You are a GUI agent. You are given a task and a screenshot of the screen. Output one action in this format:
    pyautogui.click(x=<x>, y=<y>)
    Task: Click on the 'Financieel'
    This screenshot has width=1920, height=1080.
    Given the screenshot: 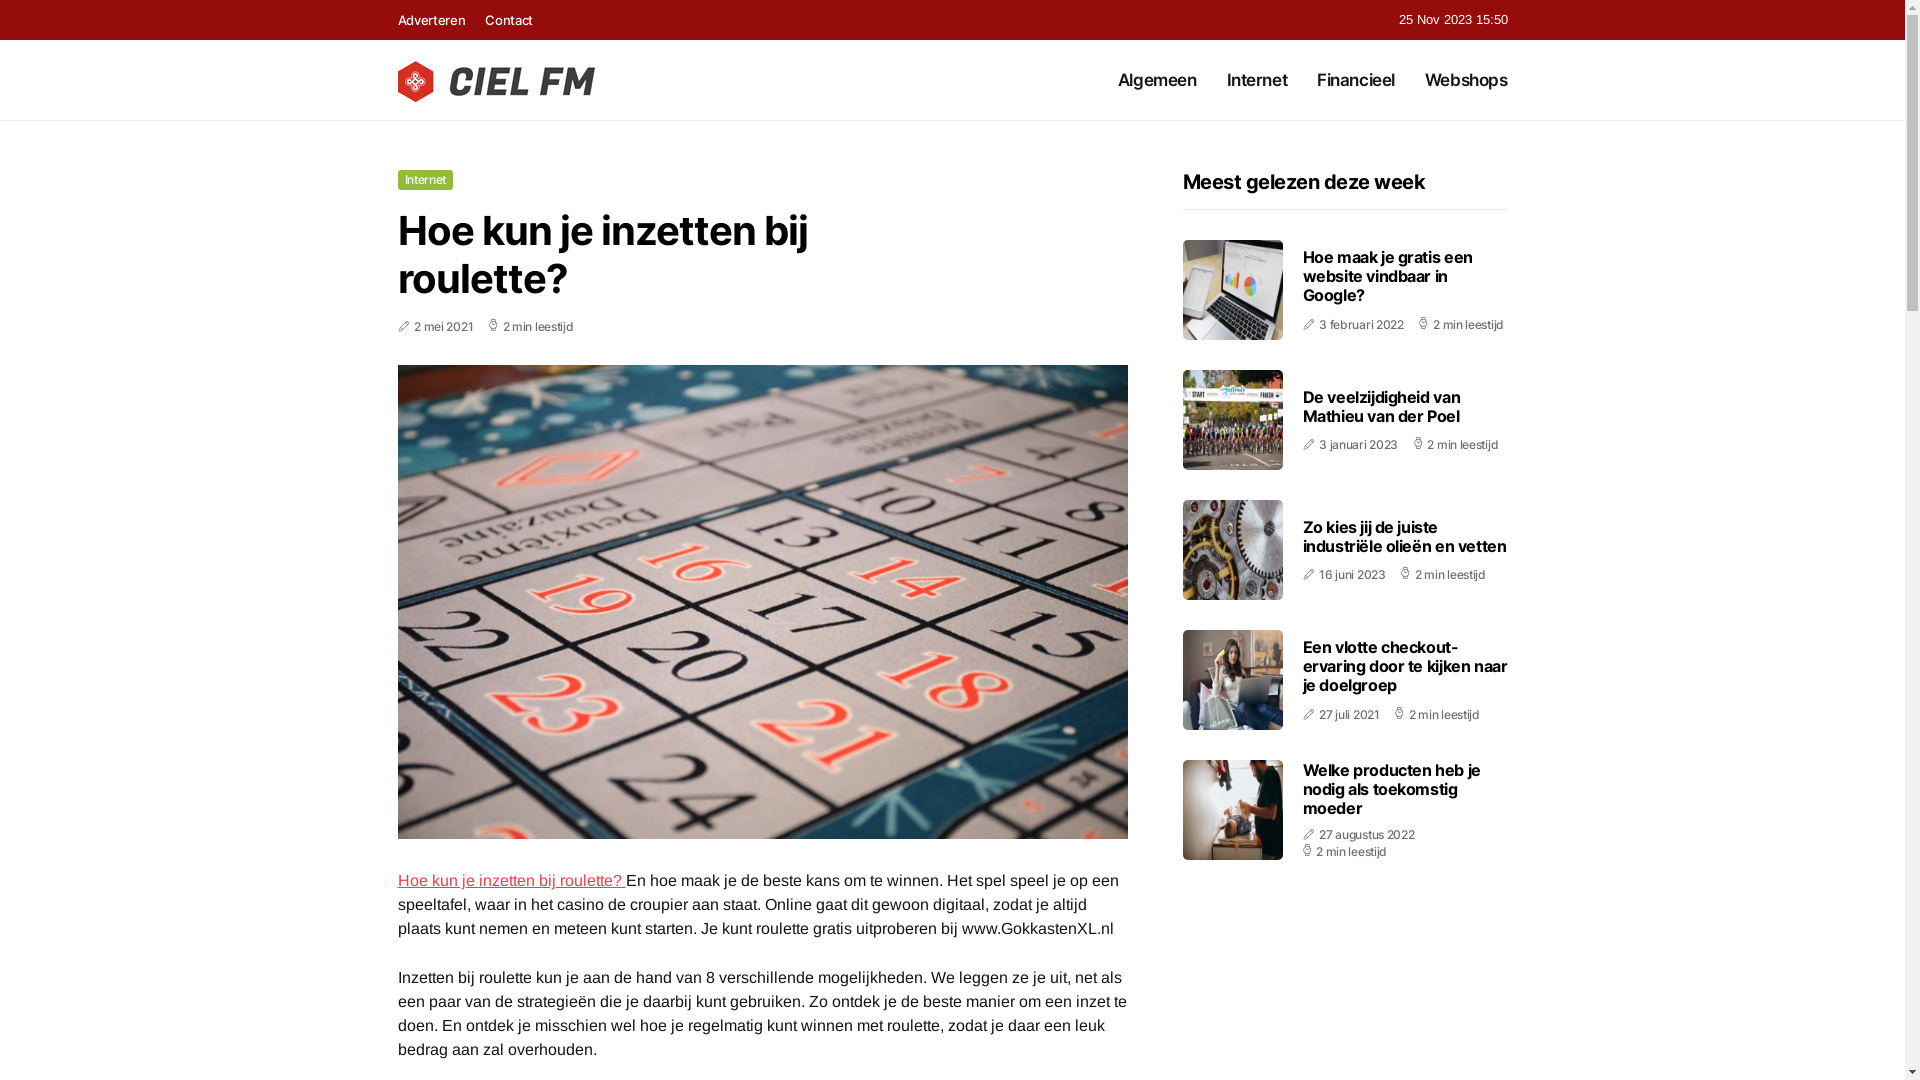 What is the action you would take?
    pyautogui.click(x=1316, y=79)
    